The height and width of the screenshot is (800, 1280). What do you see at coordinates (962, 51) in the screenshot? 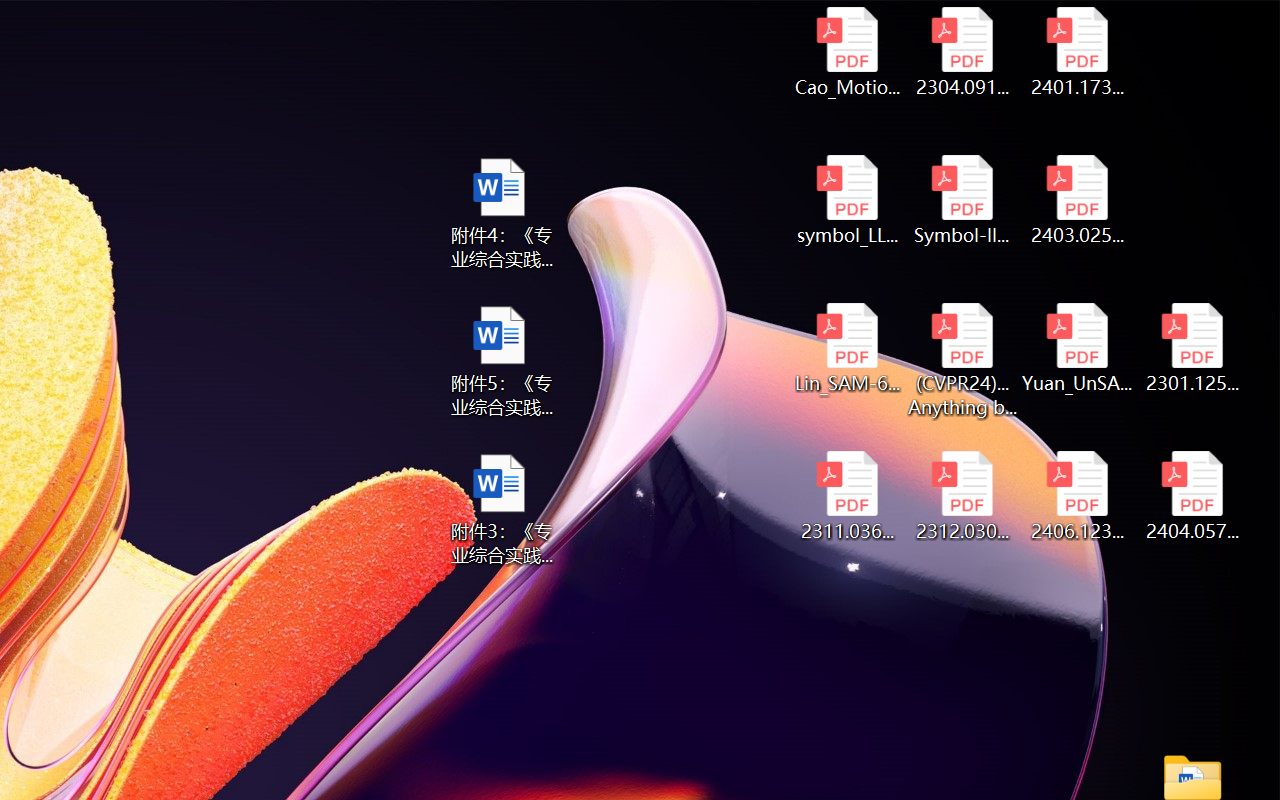
I see `'2304.09121v3.pdf'` at bounding box center [962, 51].